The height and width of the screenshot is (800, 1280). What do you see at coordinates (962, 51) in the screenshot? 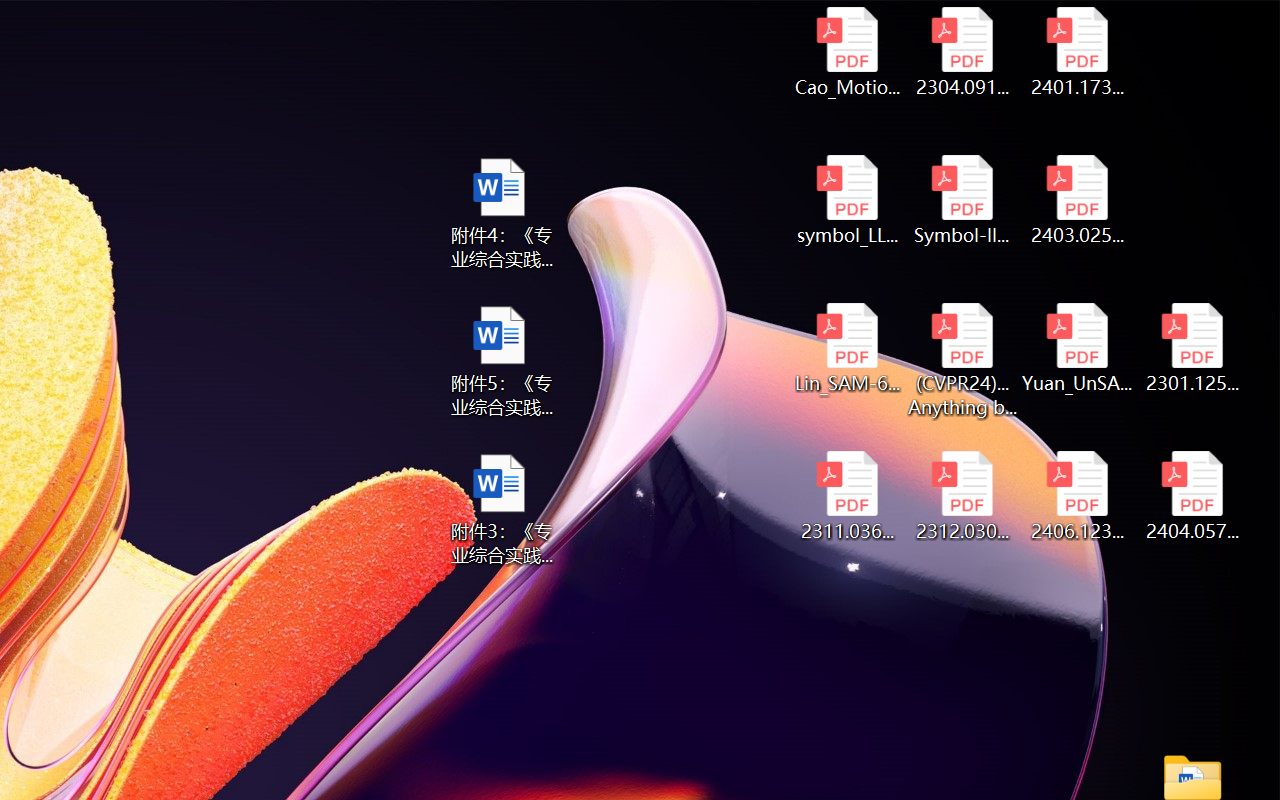
I see `'2304.09121v3.pdf'` at bounding box center [962, 51].